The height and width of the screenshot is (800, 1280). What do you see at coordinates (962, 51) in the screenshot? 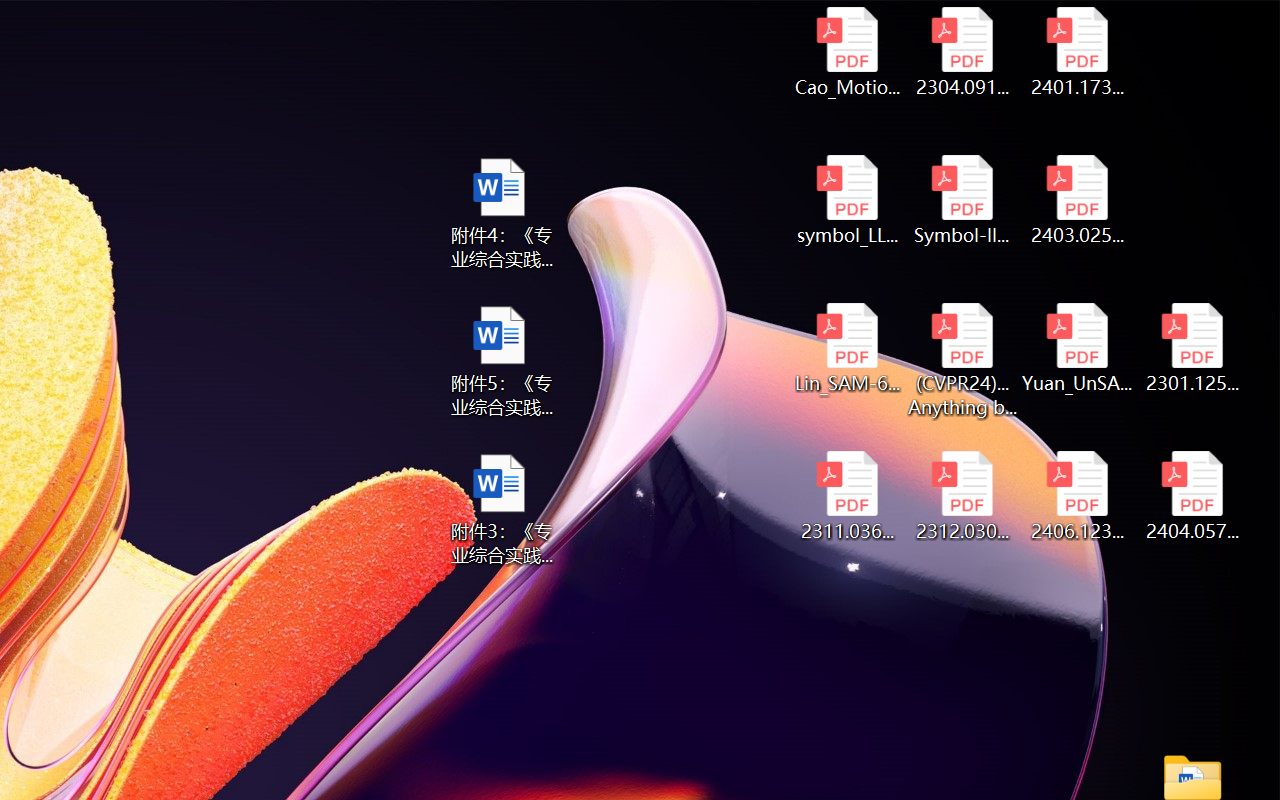
I see `'2304.09121v3.pdf'` at bounding box center [962, 51].